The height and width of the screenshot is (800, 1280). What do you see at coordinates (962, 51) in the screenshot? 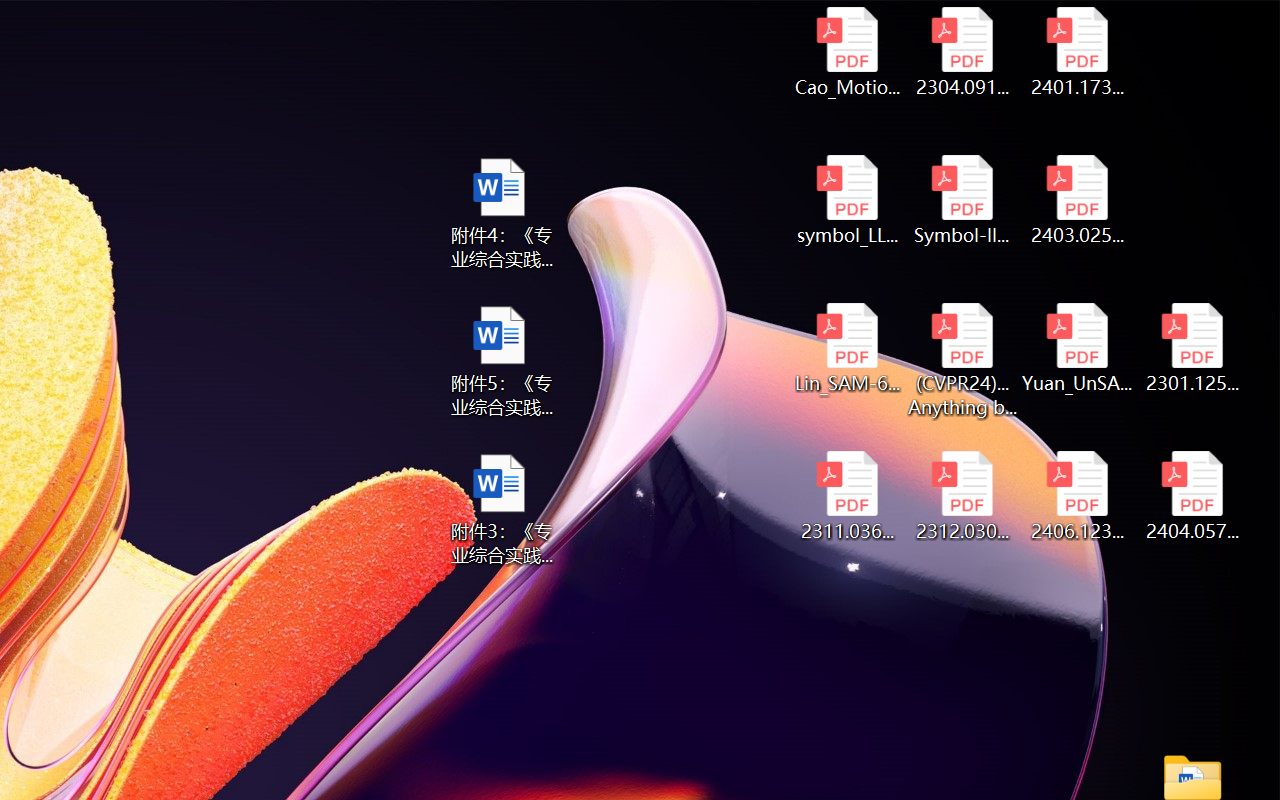
I see `'2304.09121v3.pdf'` at bounding box center [962, 51].